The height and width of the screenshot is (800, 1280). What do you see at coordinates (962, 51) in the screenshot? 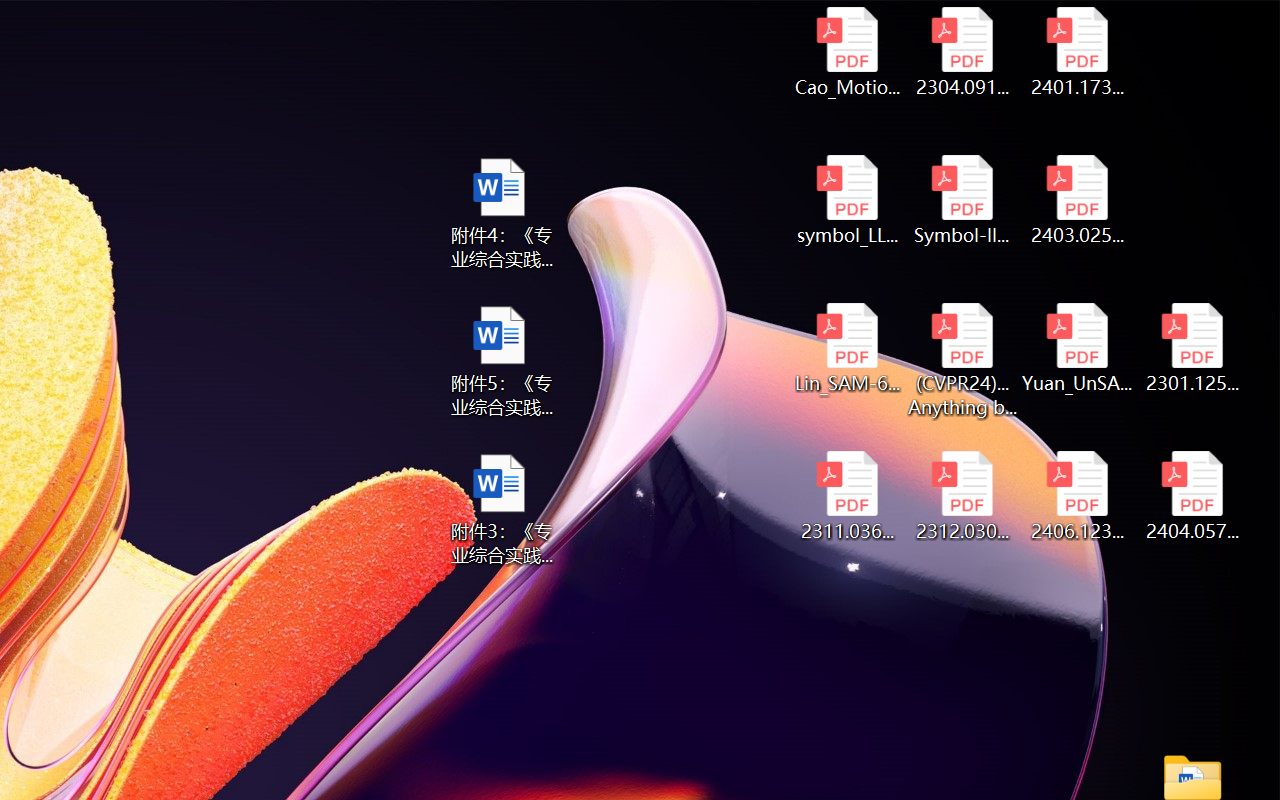
I see `'2304.09121v3.pdf'` at bounding box center [962, 51].